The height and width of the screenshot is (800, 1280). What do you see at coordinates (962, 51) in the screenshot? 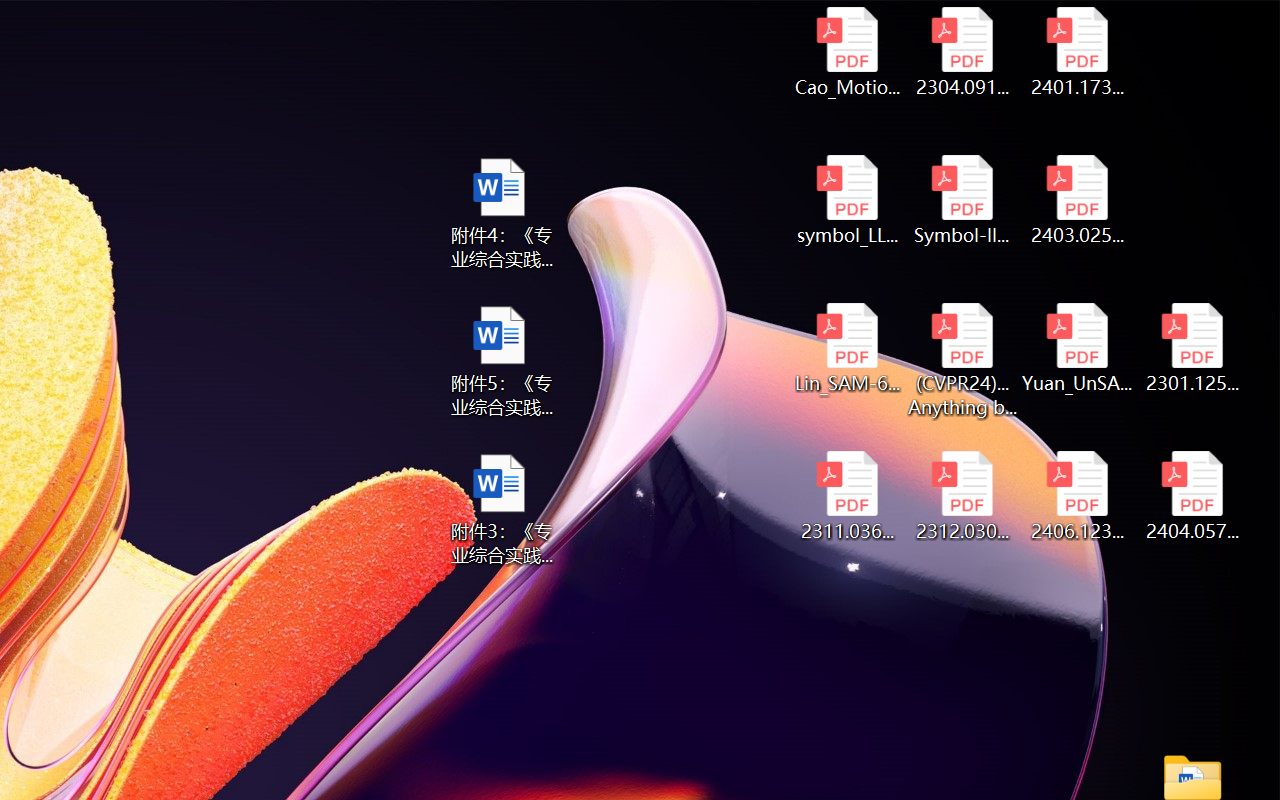
I see `'2304.09121v3.pdf'` at bounding box center [962, 51].